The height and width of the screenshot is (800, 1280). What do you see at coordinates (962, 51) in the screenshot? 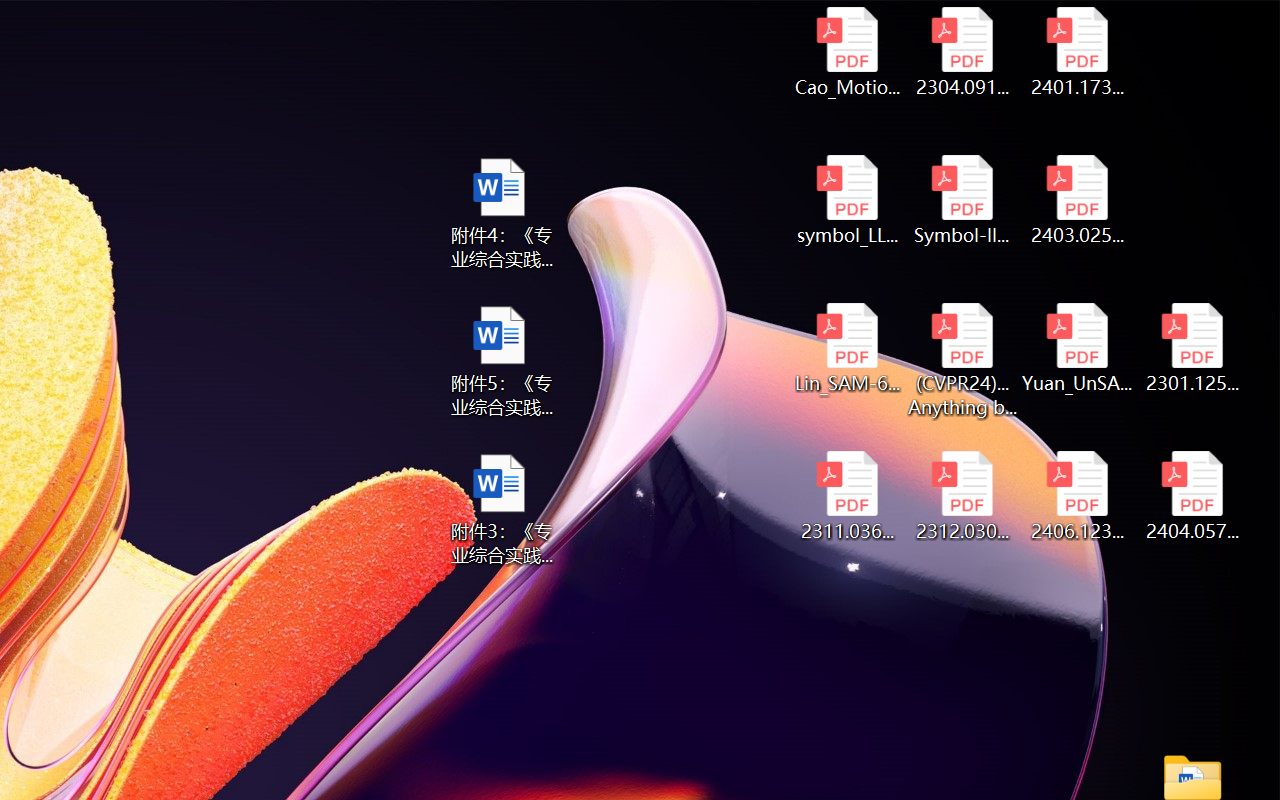
I see `'2304.09121v3.pdf'` at bounding box center [962, 51].